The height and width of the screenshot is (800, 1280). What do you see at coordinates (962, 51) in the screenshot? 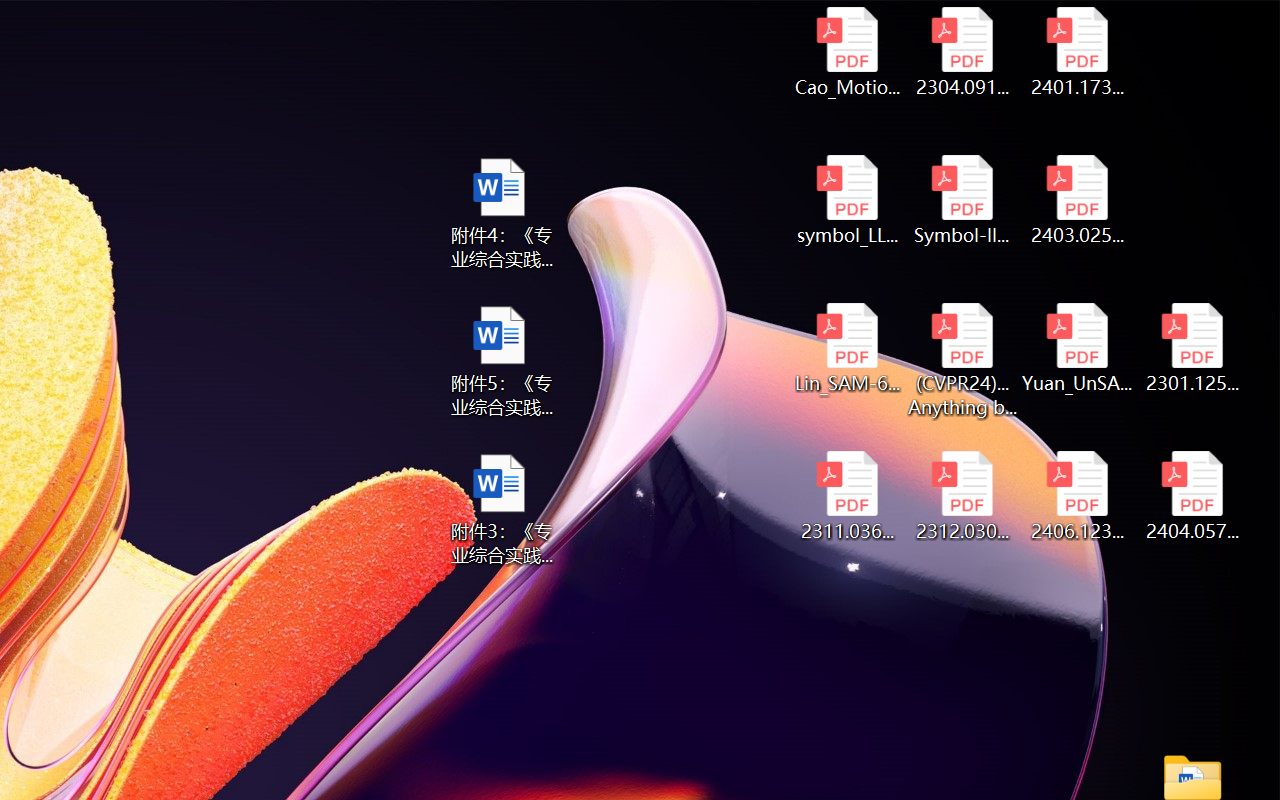
I see `'2304.09121v3.pdf'` at bounding box center [962, 51].